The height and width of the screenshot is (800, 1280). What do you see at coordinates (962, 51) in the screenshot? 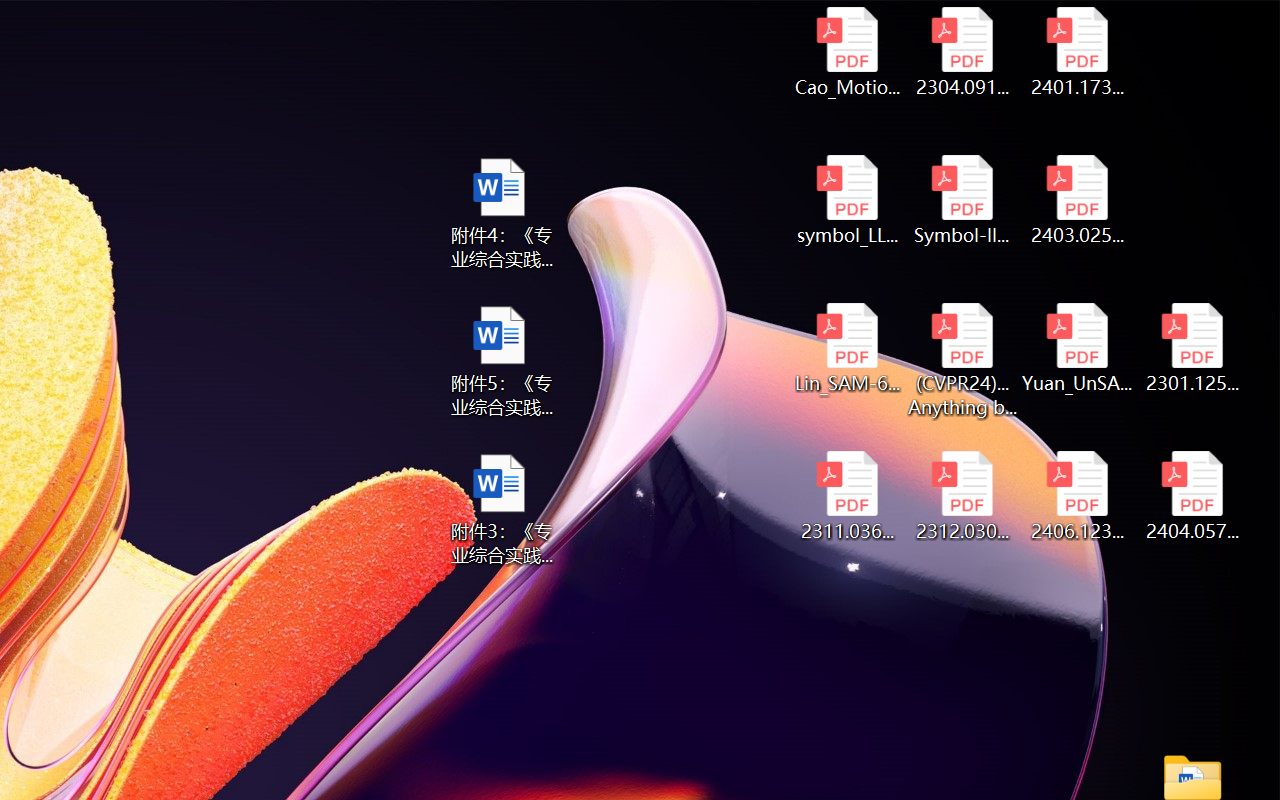
I see `'2304.09121v3.pdf'` at bounding box center [962, 51].